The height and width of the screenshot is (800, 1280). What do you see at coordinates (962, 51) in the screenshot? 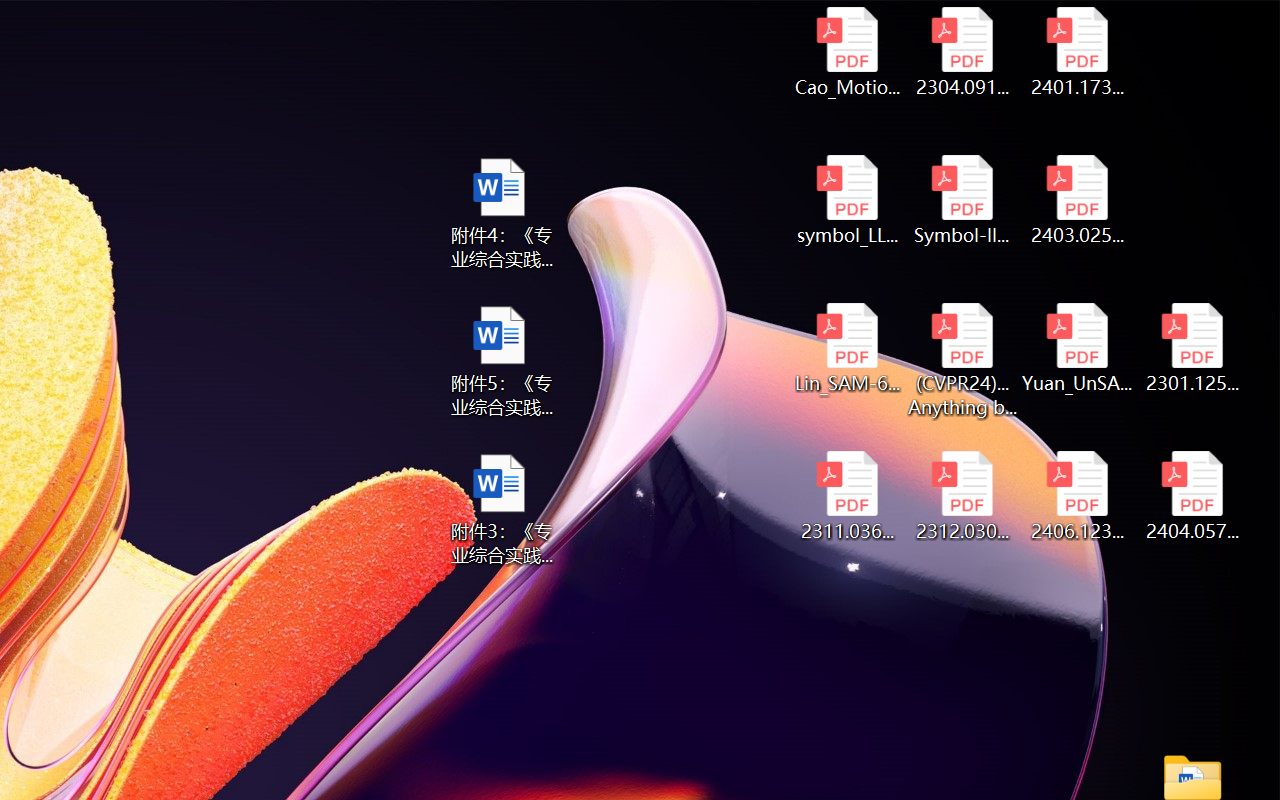
I see `'2304.09121v3.pdf'` at bounding box center [962, 51].